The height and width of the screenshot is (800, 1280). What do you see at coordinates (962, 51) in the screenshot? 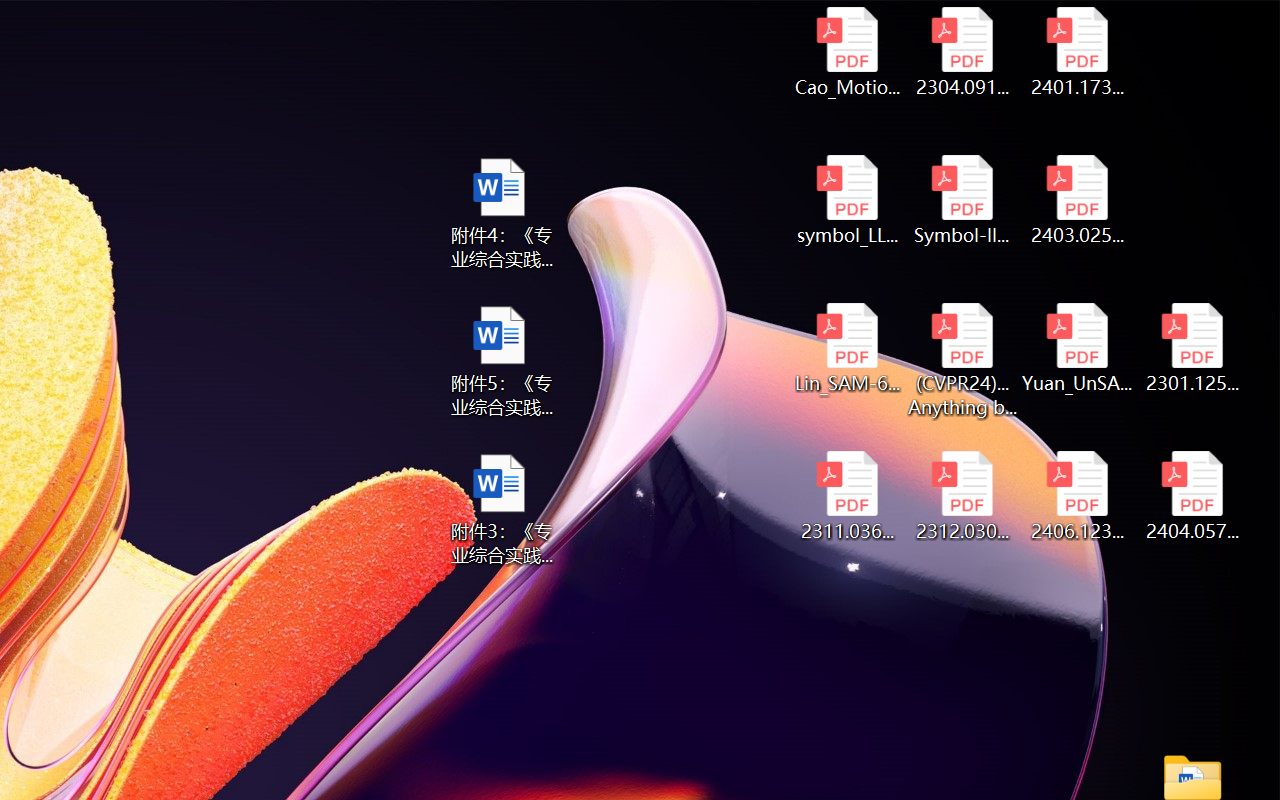
I see `'2304.09121v3.pdf'` at bounding box center [962, 51].